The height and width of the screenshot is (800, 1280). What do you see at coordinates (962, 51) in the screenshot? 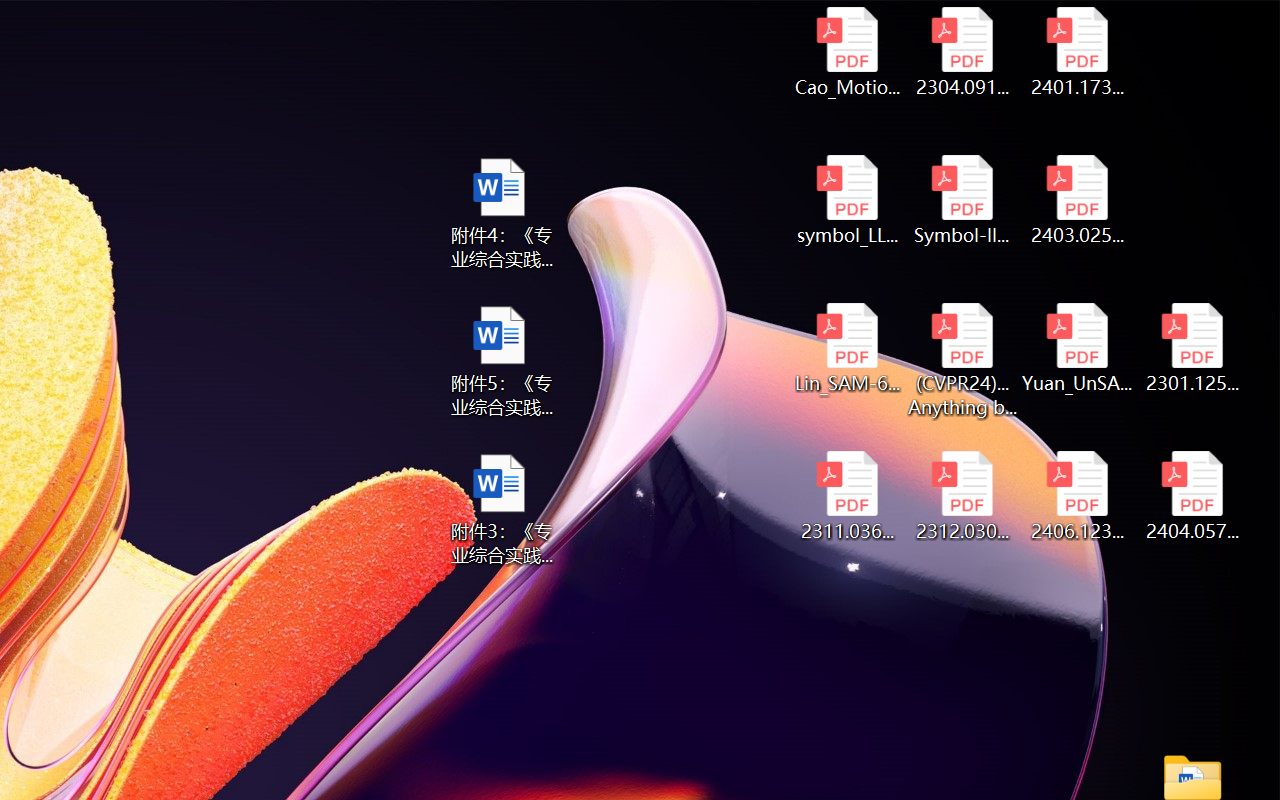
I see `'2304.09121v3.pdf'` at bounding box center [962, 51].